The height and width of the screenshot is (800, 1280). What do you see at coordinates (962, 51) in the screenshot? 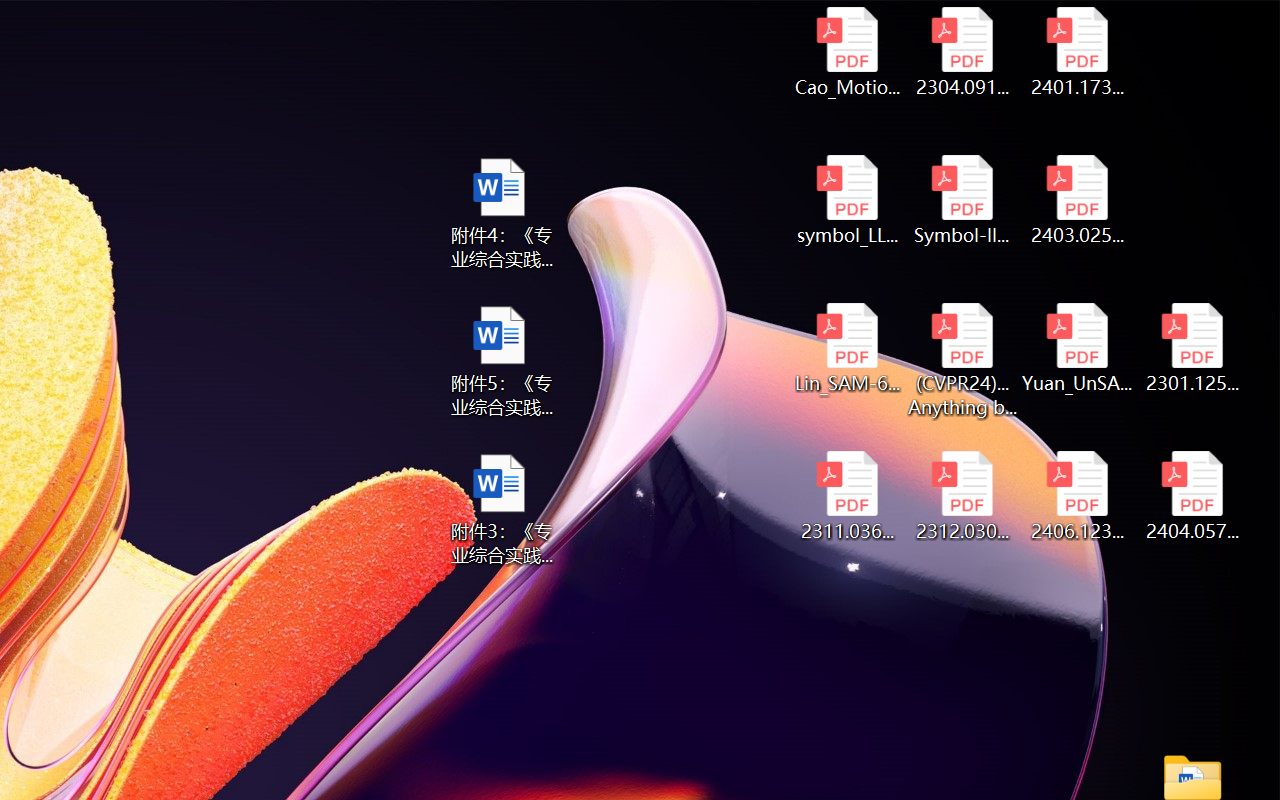
I see `'2304.09121v3.pdf'` at bounding box center [962, 51].